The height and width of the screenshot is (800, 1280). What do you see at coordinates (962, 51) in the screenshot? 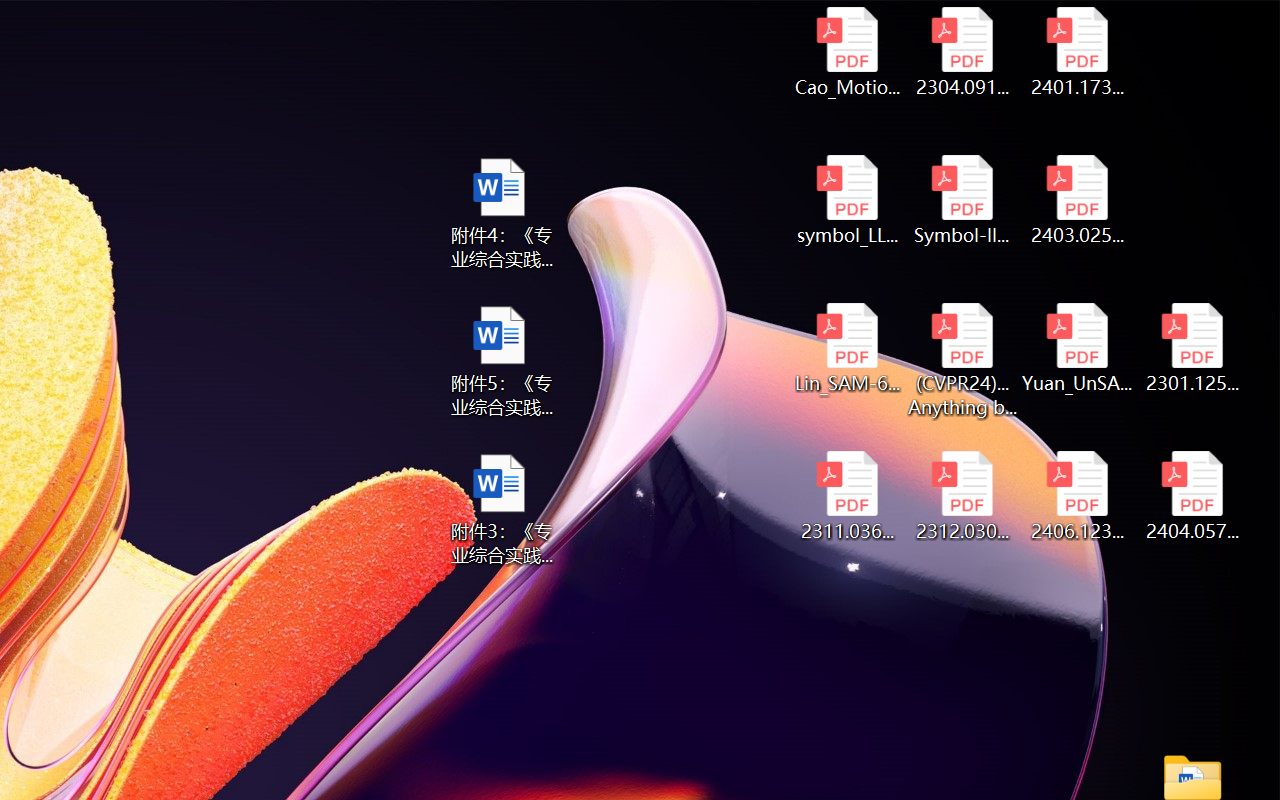
I see `'2304.09121v3.pdf'` at bounding box center [962, 51].